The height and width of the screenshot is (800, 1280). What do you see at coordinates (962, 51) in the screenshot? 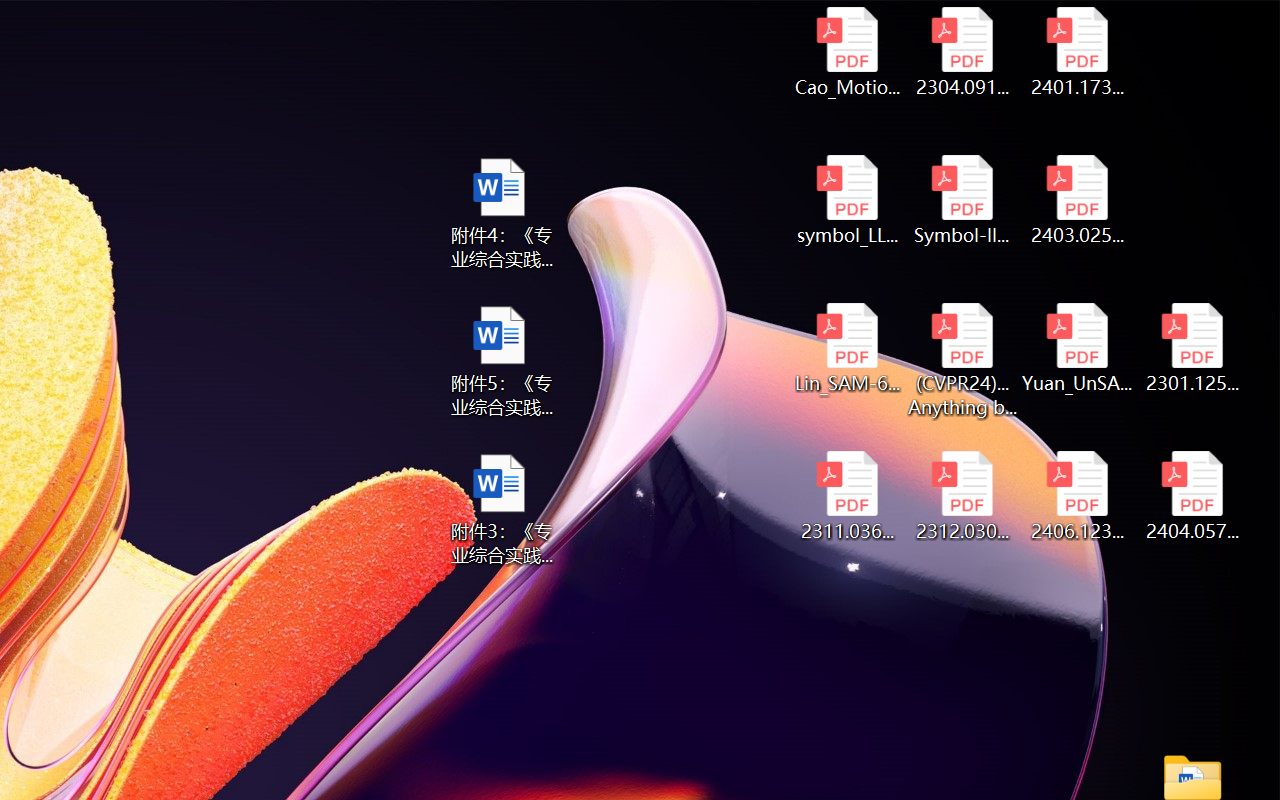
I see `'2304.09121v3.pdf'` at bounding box center [962, 51].